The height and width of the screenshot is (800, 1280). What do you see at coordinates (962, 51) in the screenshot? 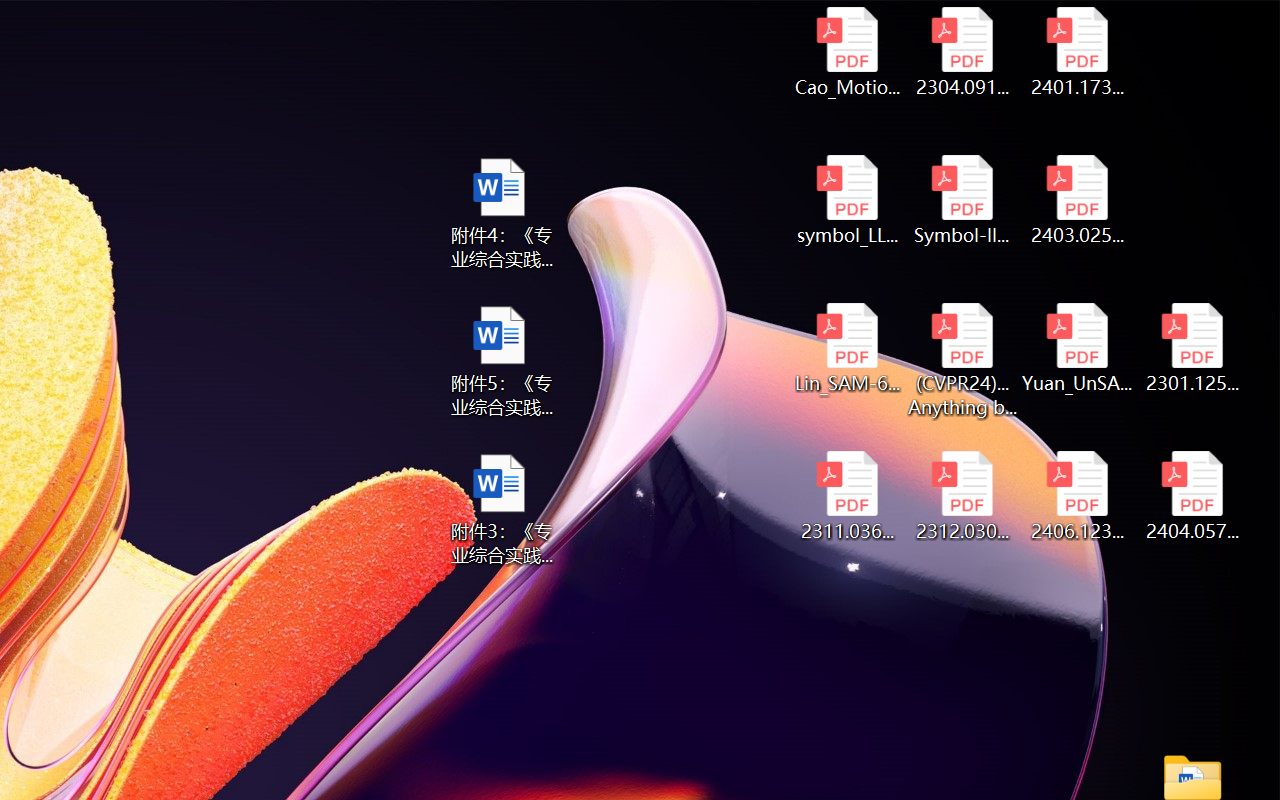
I see `'2304.09121v3.pdf'` at bounding box center [962, 51].